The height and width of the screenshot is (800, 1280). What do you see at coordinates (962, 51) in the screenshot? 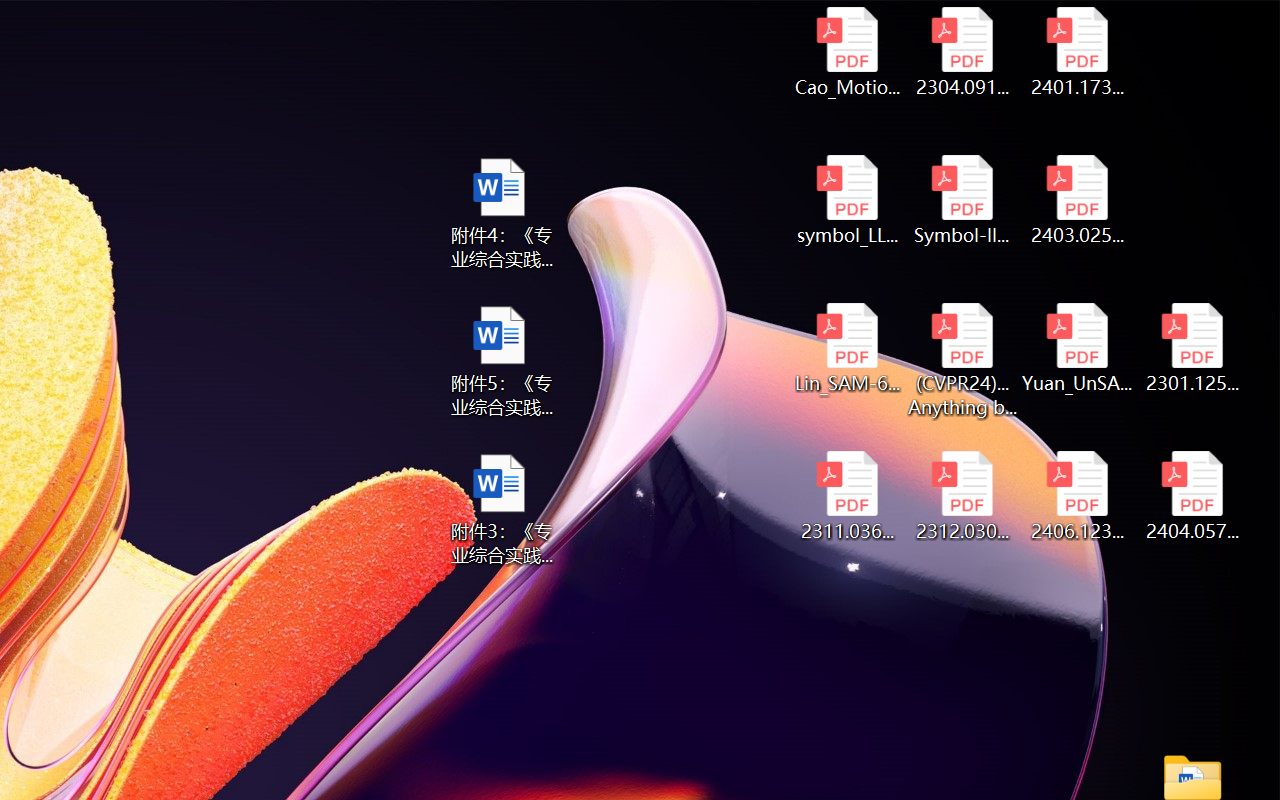
I see `'2304.09121v3.pdf'` at bounding box center [962, 51].